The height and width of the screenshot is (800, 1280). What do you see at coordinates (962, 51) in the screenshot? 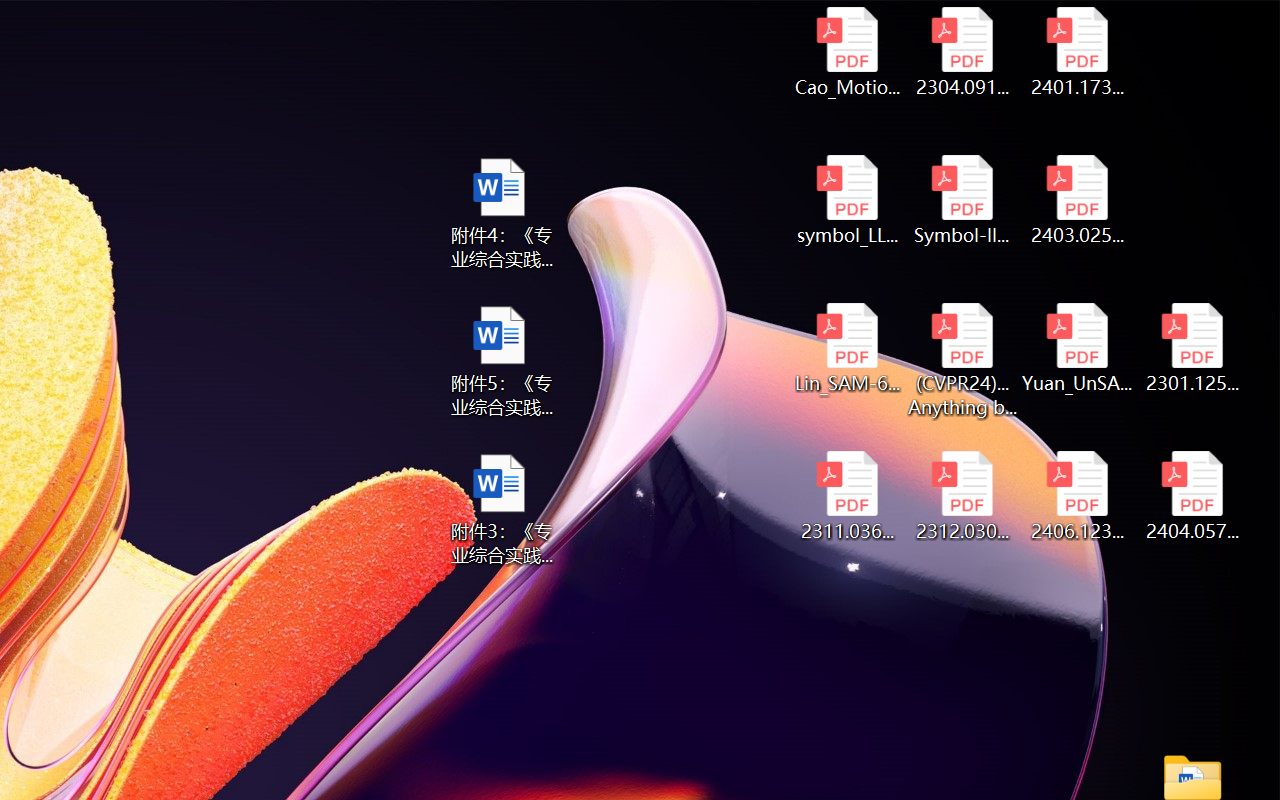
I see `'2304.09121v3.pdf'` at bounding box center [962, 51].